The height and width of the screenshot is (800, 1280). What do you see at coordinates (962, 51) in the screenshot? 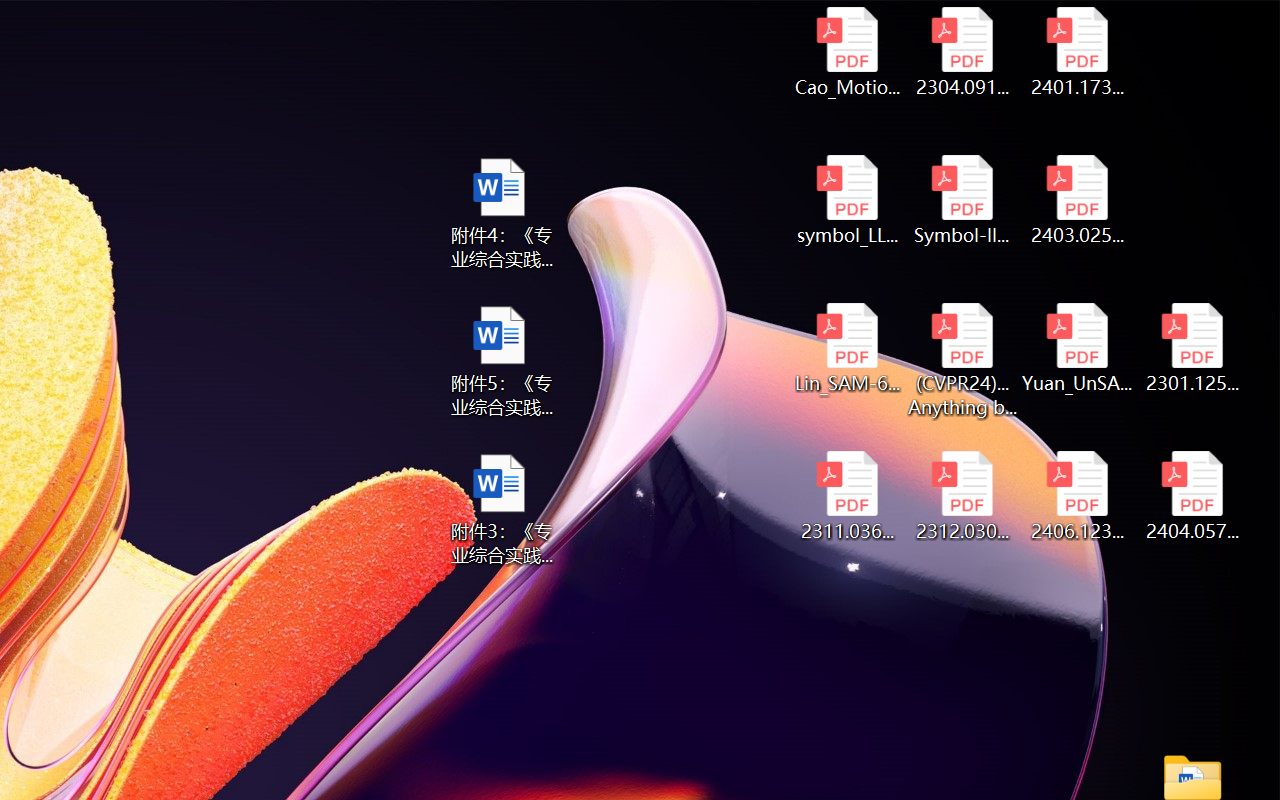
I see `'2304.09121v3.pdf'` at bounding box center [962, 51].